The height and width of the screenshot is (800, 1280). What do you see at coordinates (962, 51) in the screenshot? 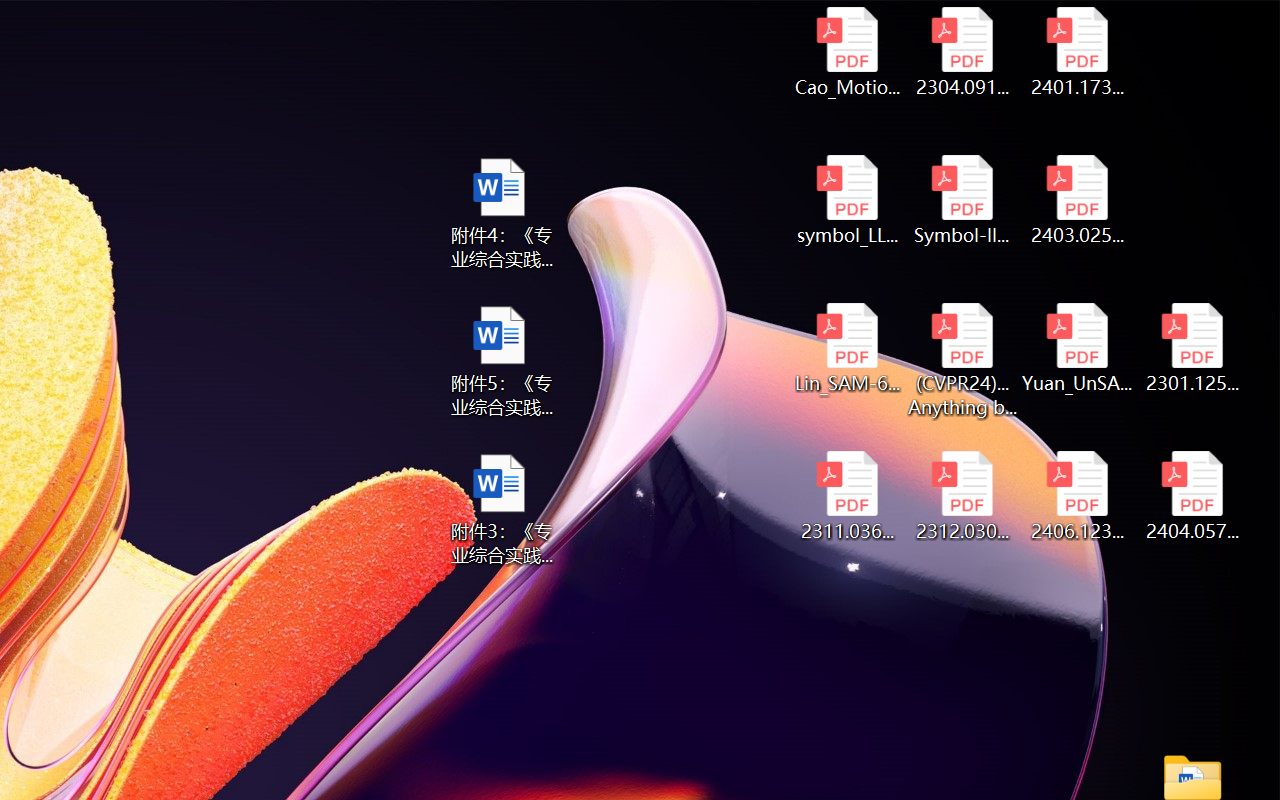
I see `'2304.09121v3.pdf'` at bounding box center [962, 51].